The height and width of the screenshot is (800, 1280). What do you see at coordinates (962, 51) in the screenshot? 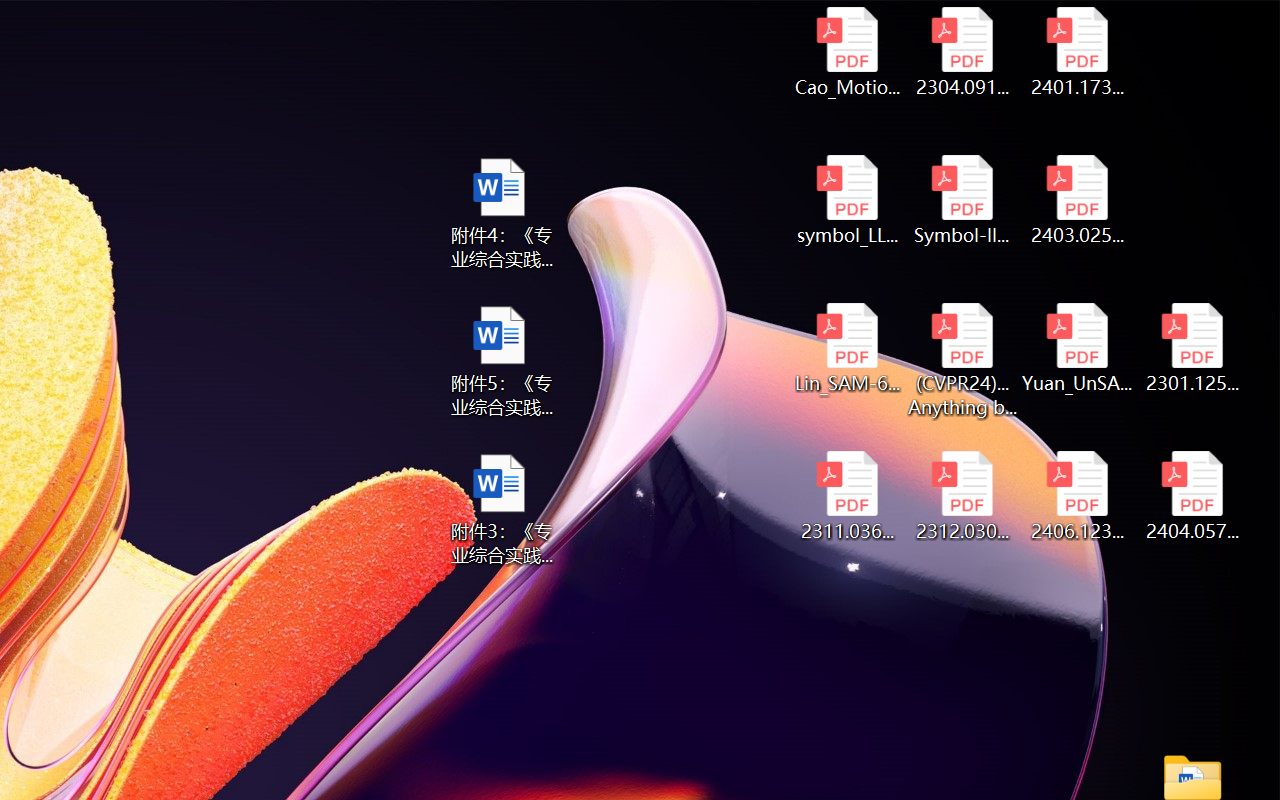
I see `'2304.09121v3.pdf'` at bounding box center [962, 51].